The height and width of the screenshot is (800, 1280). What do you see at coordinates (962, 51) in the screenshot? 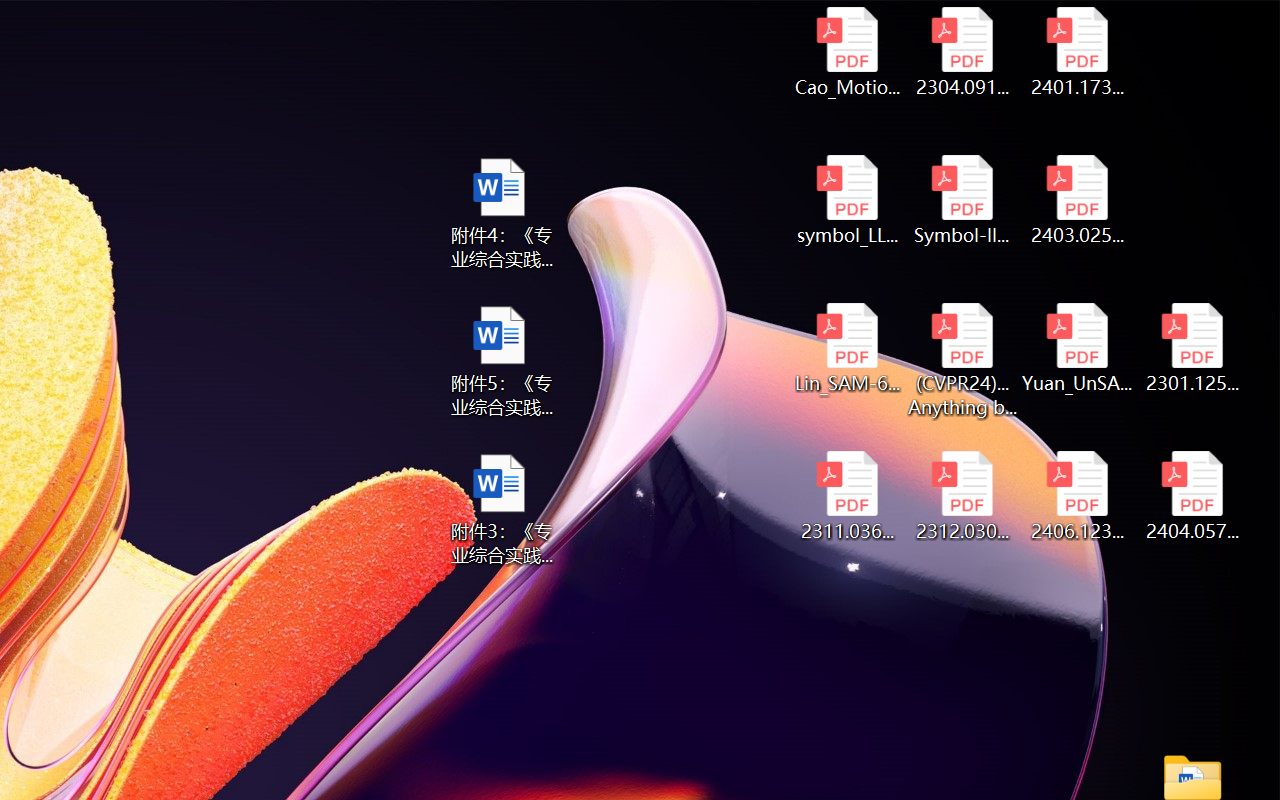
I see `'2304.09121v3.pdf'` at bounding box center [962, 51].